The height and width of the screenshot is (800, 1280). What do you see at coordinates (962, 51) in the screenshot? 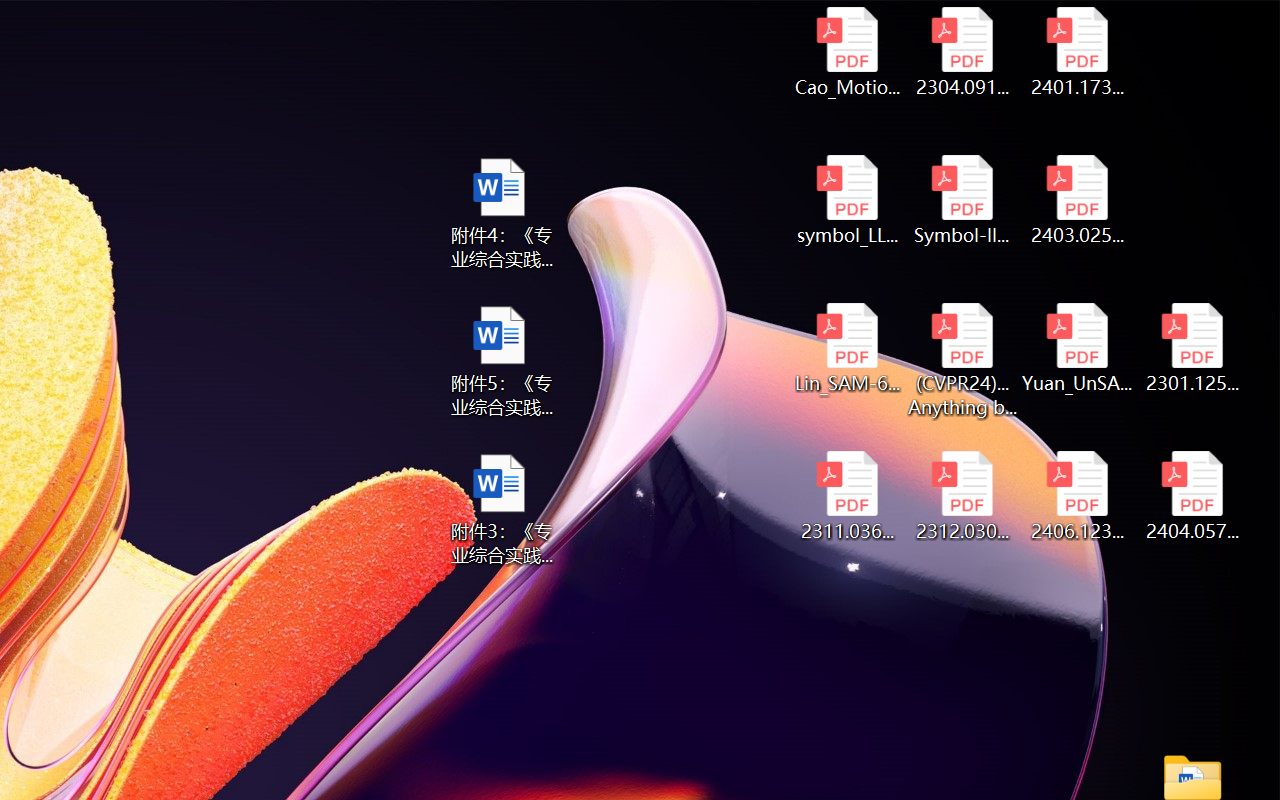
I see `'2304.09121v3.pdf'` at bounding box center [962, 51].